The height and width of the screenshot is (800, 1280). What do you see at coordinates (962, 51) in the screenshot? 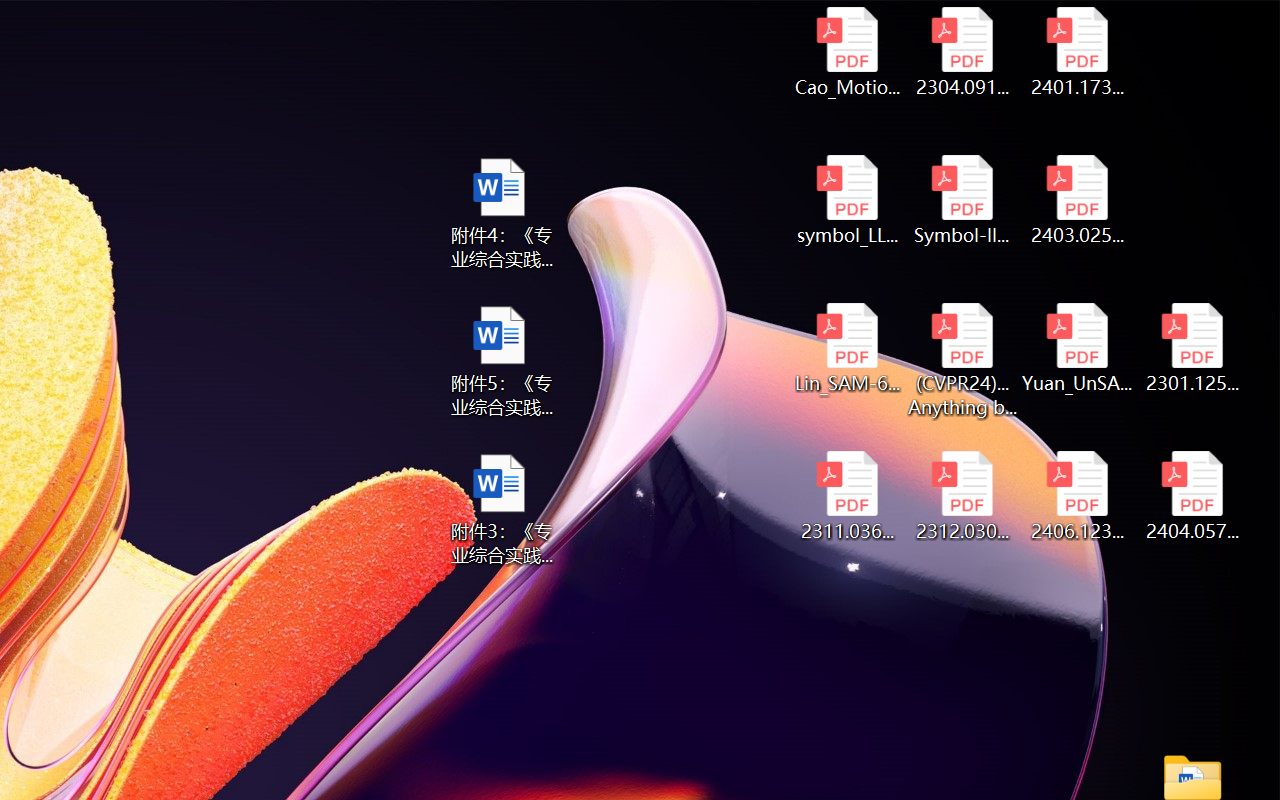
I see `'2304.09121v3.pdf'` at bounding box center [962, 51].